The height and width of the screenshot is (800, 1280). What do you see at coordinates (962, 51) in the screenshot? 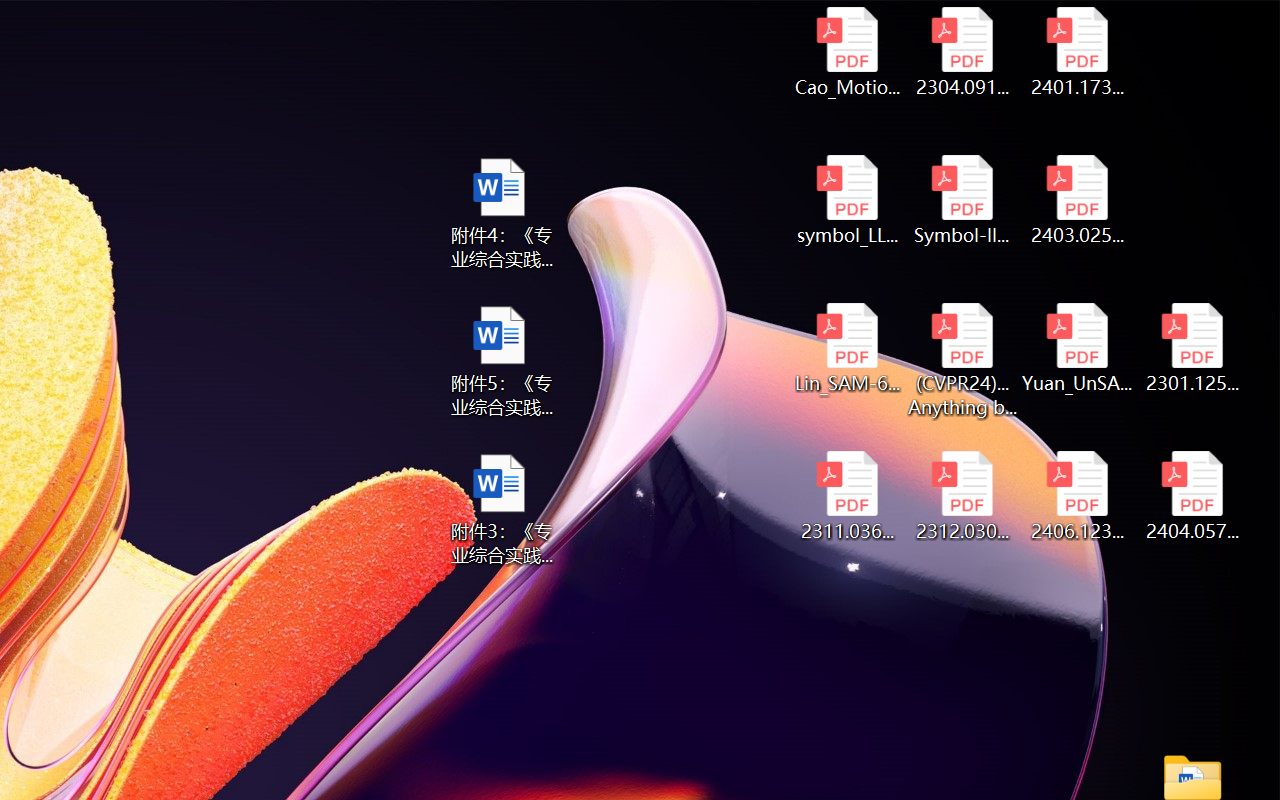
I see `'2304.09121v3.pdf'` at bounding box center [962, 51].